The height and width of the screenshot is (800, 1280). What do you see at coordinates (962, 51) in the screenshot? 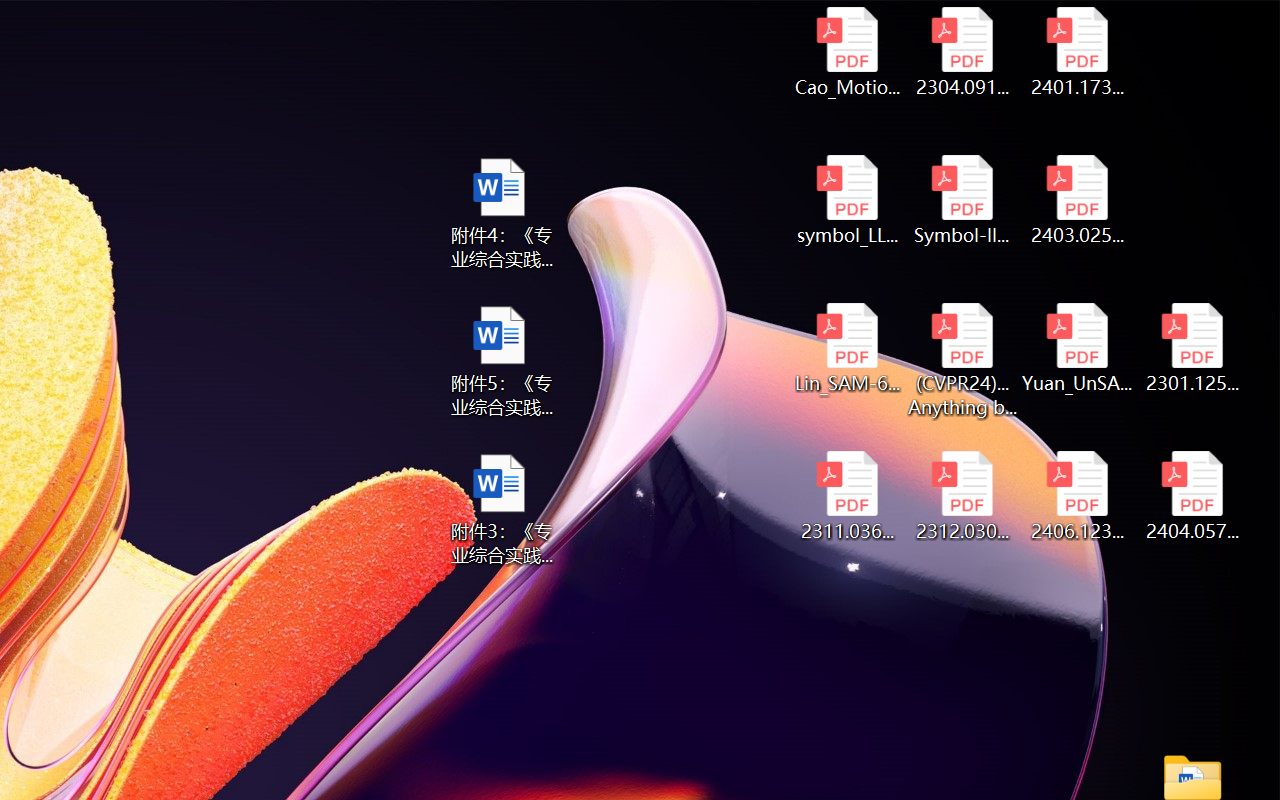
I see `'2304.09121v3.pdf'` at bounding box center [962, 51].